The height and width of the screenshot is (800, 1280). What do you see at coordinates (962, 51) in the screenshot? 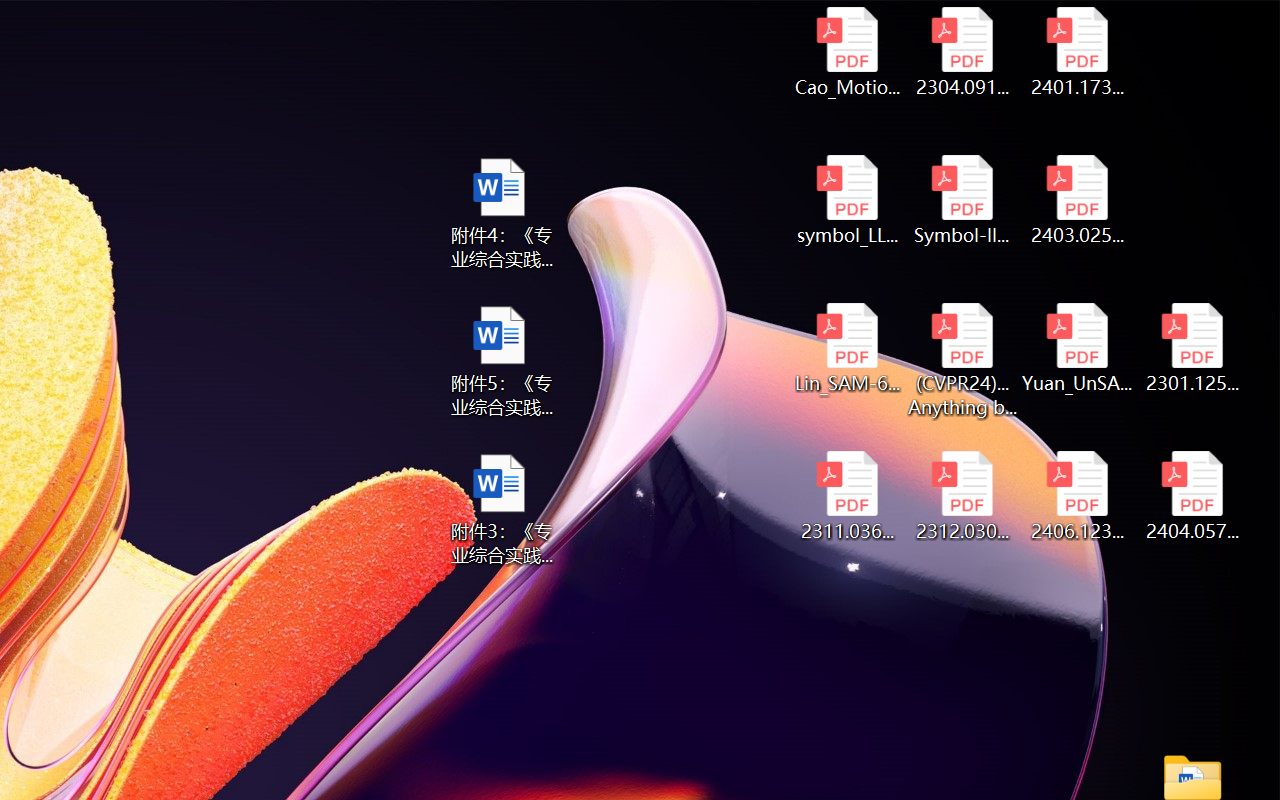
I see `'2304.09121v3.pdf'` at bounding box center [962, 51].